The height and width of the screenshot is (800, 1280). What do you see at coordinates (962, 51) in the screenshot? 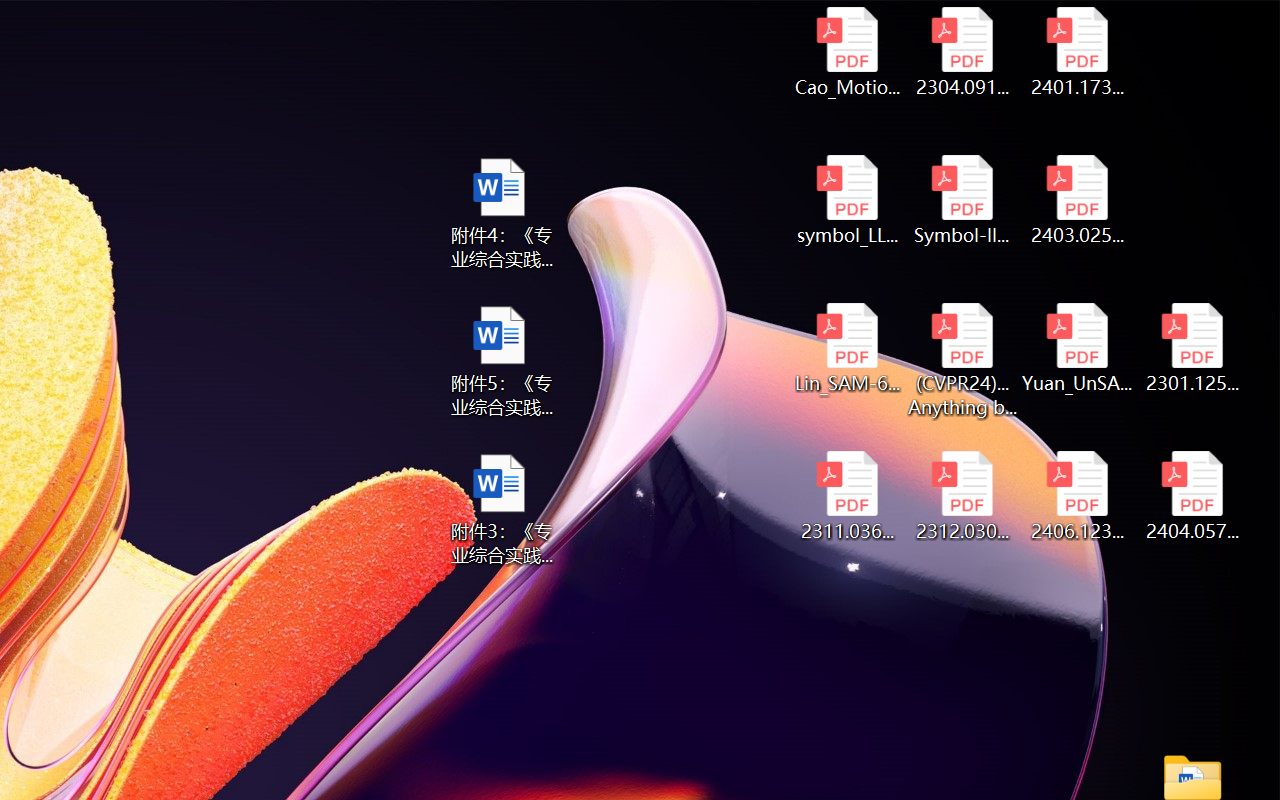
I see `'2304.09121v3.pdf'` at bounding box center [962, 51].